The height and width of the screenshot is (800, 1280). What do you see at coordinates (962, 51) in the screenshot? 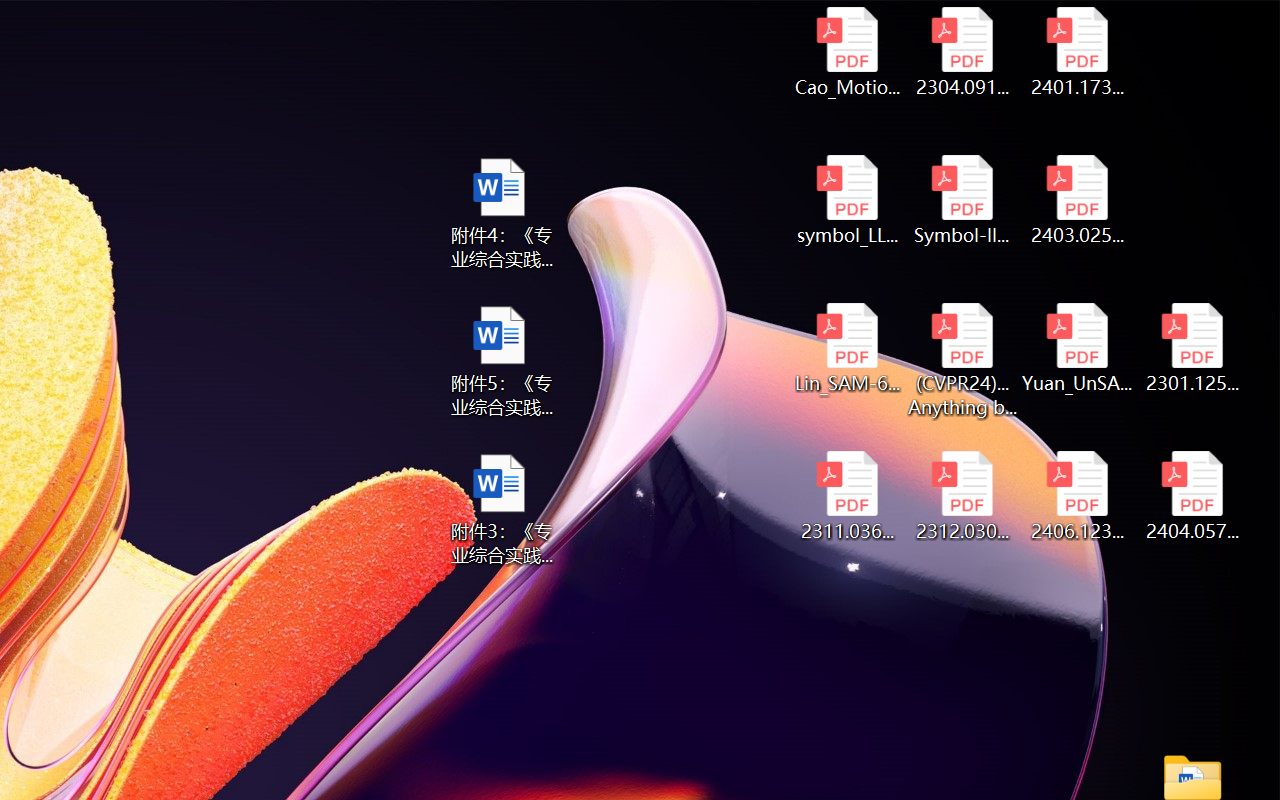
I see `'2304.09121v3.pdf'` at bounding box center [962, 51].